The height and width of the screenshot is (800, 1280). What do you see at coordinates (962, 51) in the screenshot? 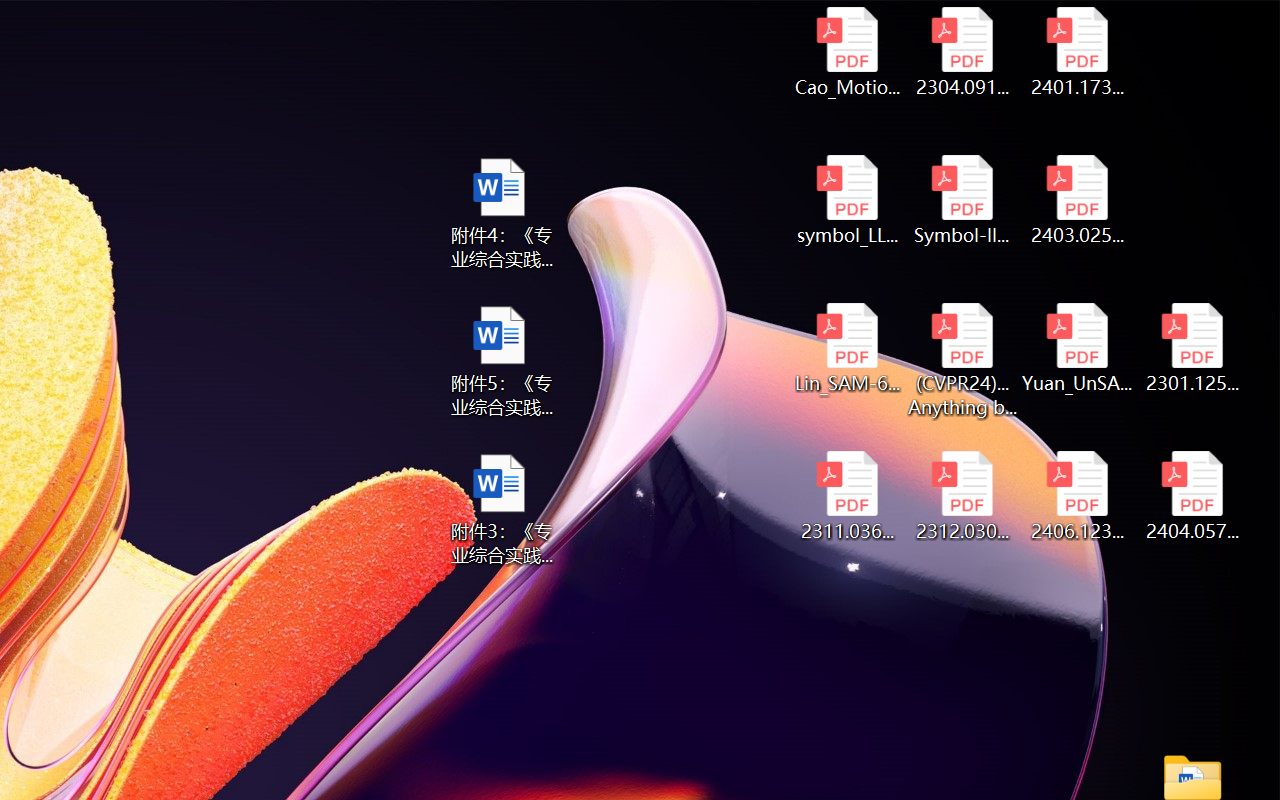
I see `'2304.09121v3.pdf'` at bounding box center [962, 51].